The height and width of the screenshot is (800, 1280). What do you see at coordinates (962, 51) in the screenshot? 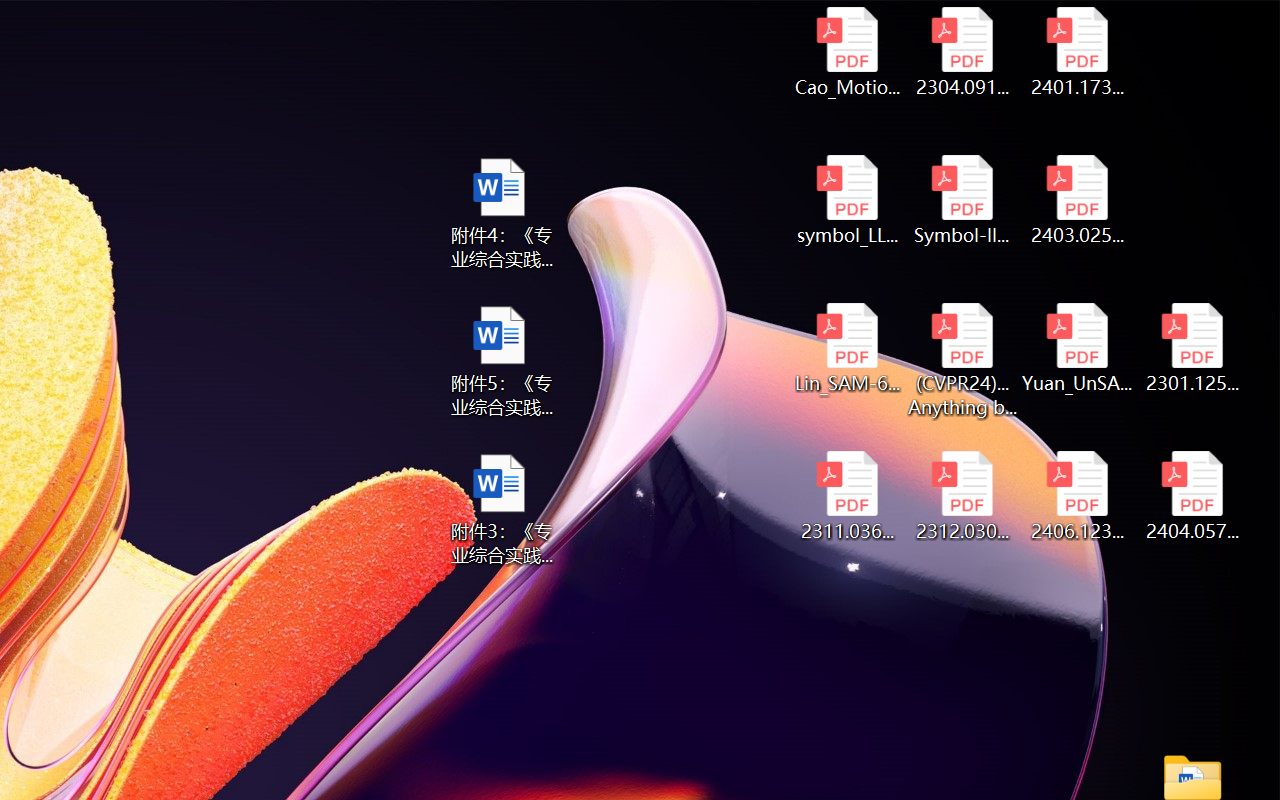
I see `'2304.09121v3.pdf'` at bounding box center [962, 51].